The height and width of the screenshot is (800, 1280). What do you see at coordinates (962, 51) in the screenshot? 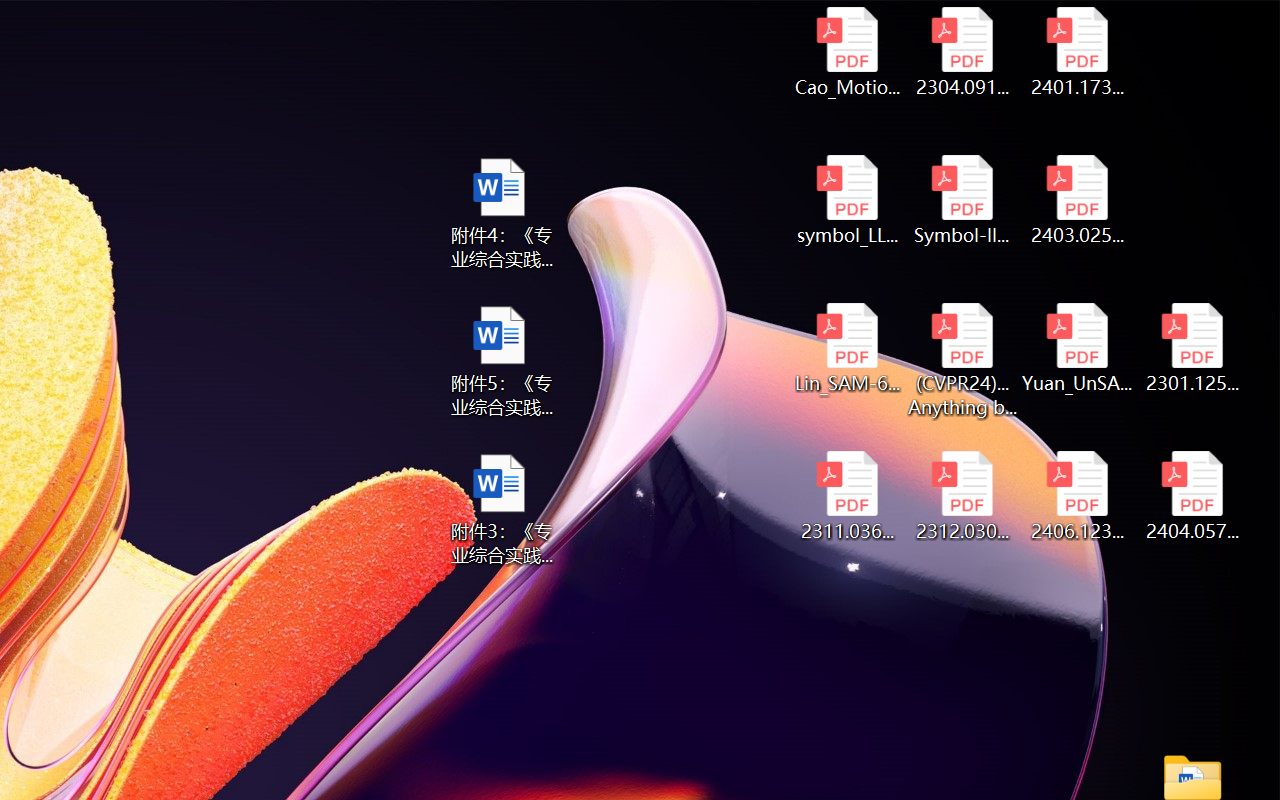
I see `'2304.09121v3.pdf'` at bounding box center [962, 51].